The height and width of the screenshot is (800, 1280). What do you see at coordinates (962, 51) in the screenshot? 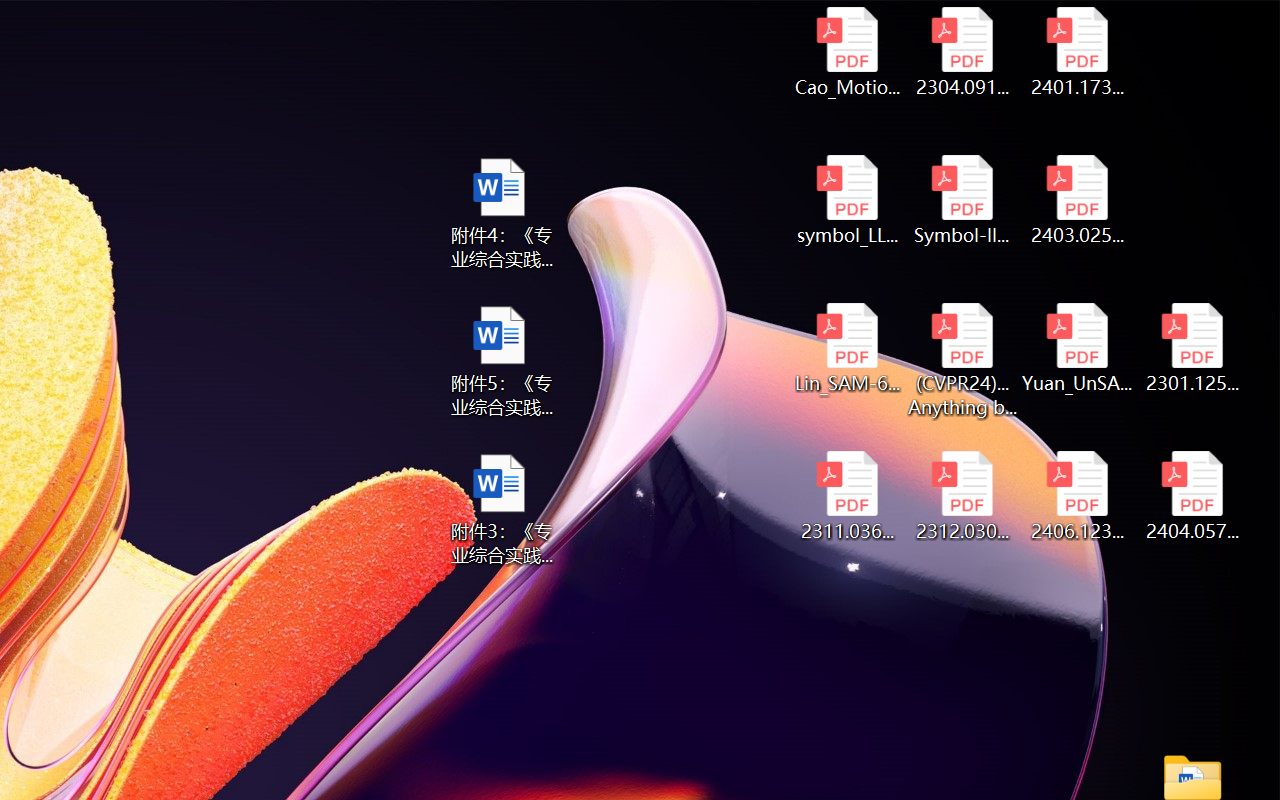
I see `'2304.09121v3.pdf'` at bounding box center [962, 51].